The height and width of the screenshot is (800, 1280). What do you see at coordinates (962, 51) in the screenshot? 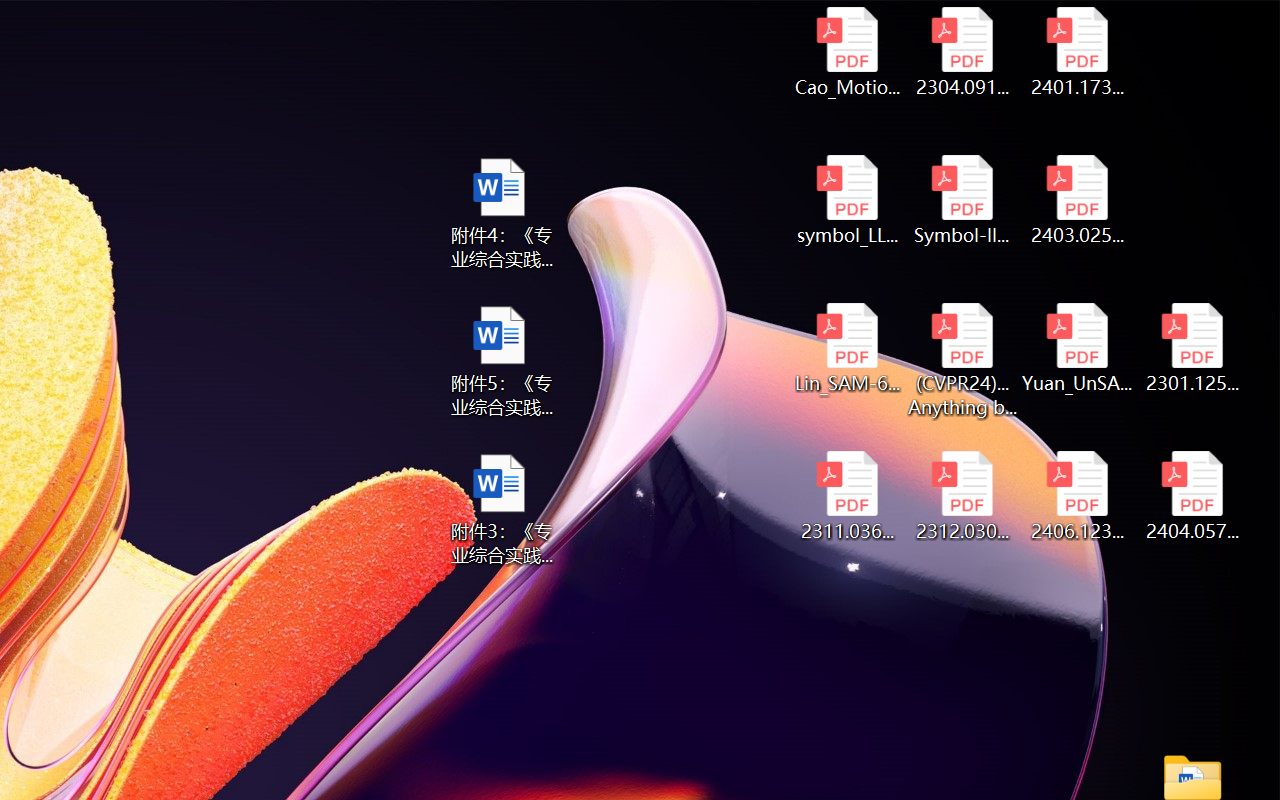
I see `'2304.09121v3.pdf'` at bounding box center [962, 51].